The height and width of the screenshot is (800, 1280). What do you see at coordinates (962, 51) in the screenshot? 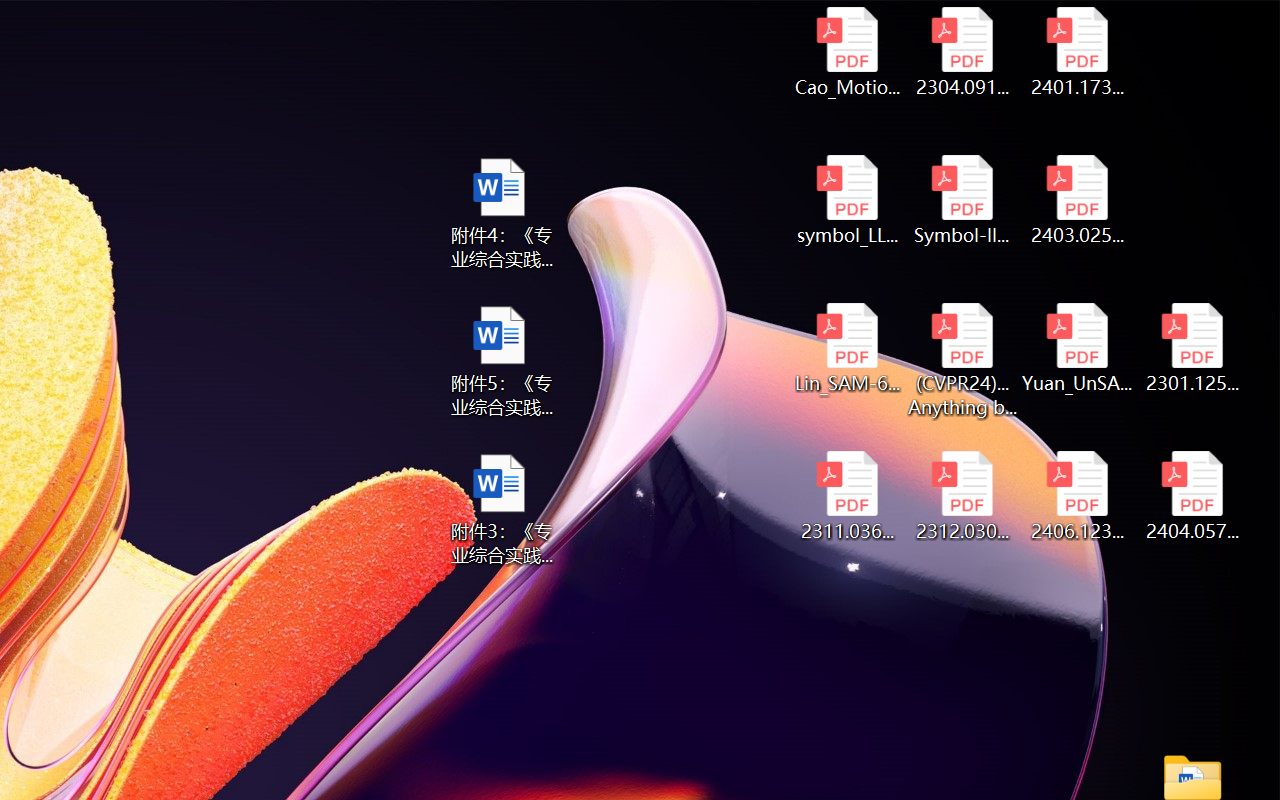
I see `'2304.09121v3.pdf'` at bounding box center [962, 51].